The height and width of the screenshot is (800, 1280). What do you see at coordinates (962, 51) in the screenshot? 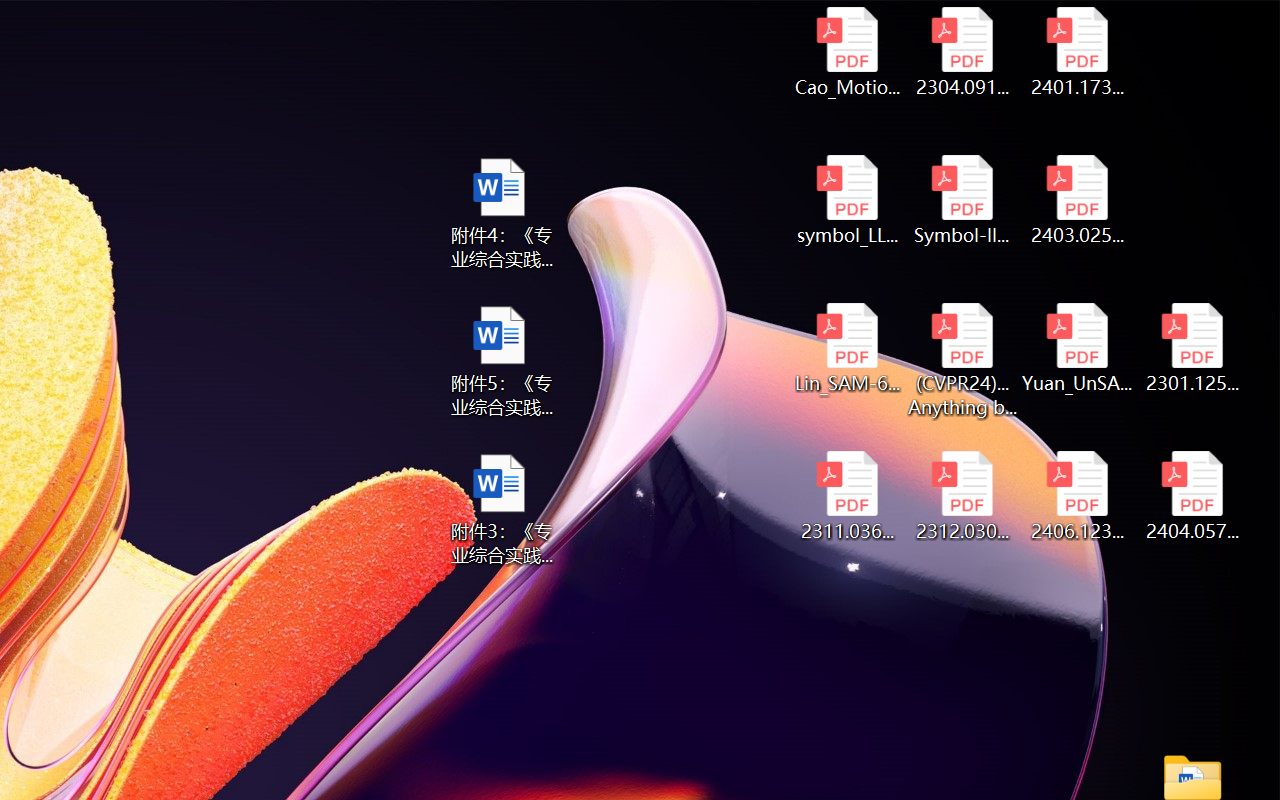
I see `'2304.09121v3.pdf'` at bounding box center [962, 51].